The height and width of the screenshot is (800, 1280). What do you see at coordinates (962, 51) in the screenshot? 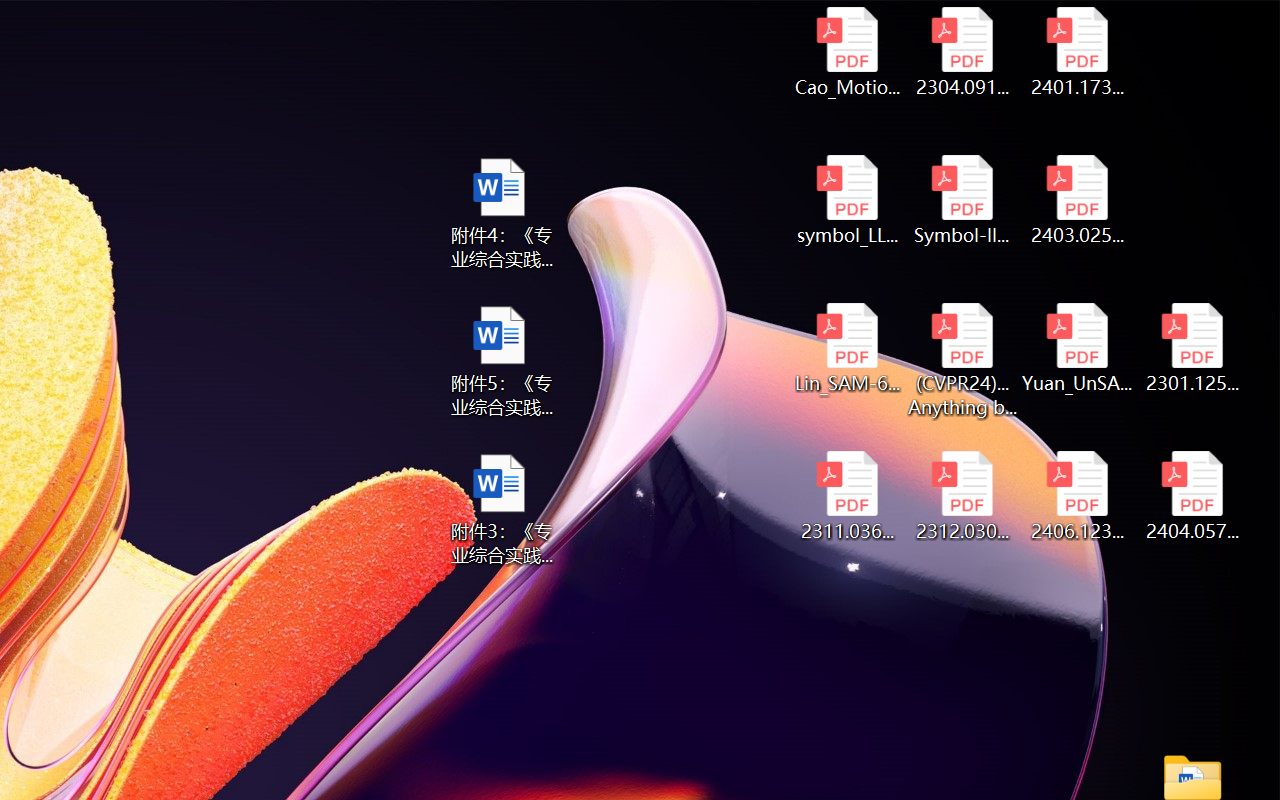
I see `'2304.09121v3.pdf'` at bounding box center [962, 51].